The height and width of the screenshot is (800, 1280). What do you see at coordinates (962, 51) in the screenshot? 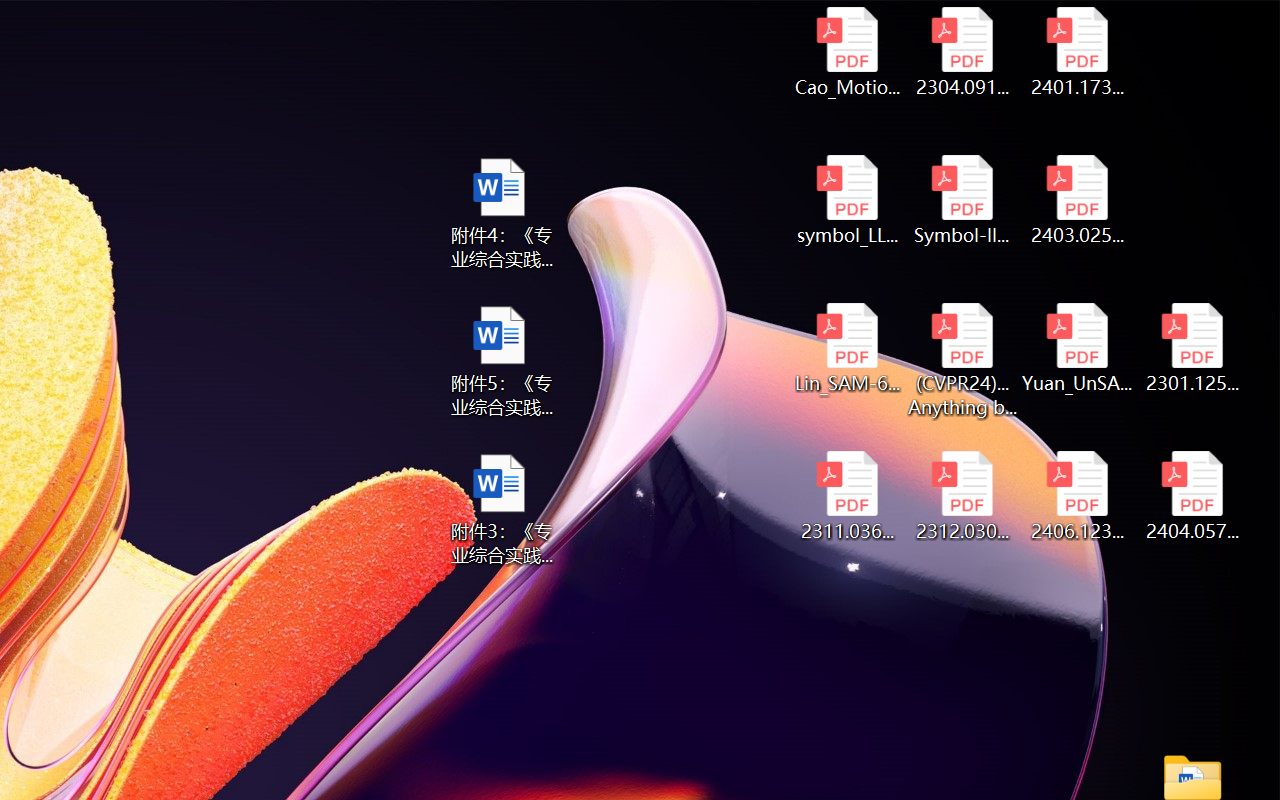
I see `'2304.09121v3.pdf'` at bounding box center [962, 51].